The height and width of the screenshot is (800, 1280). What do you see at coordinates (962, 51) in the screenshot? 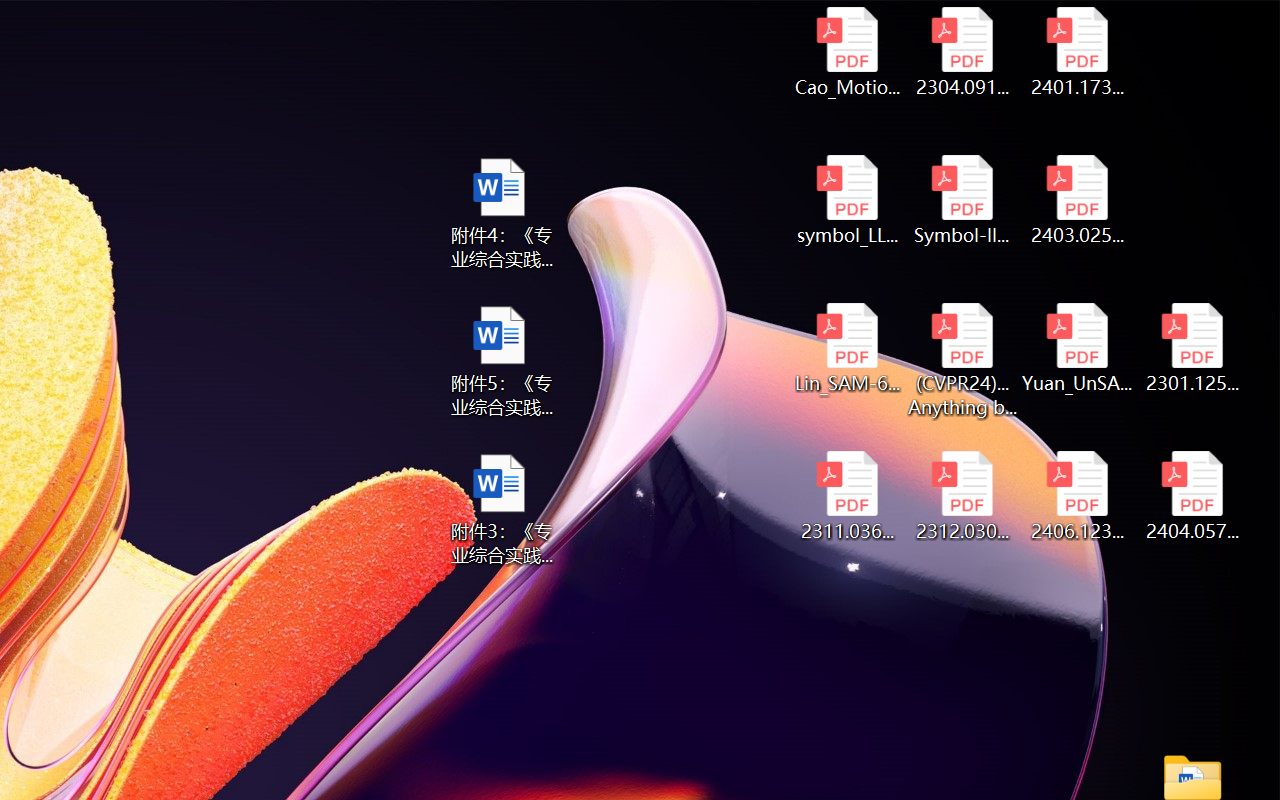
I see `'2304.09121v3.pdf'` at bounding box center [962, 51].